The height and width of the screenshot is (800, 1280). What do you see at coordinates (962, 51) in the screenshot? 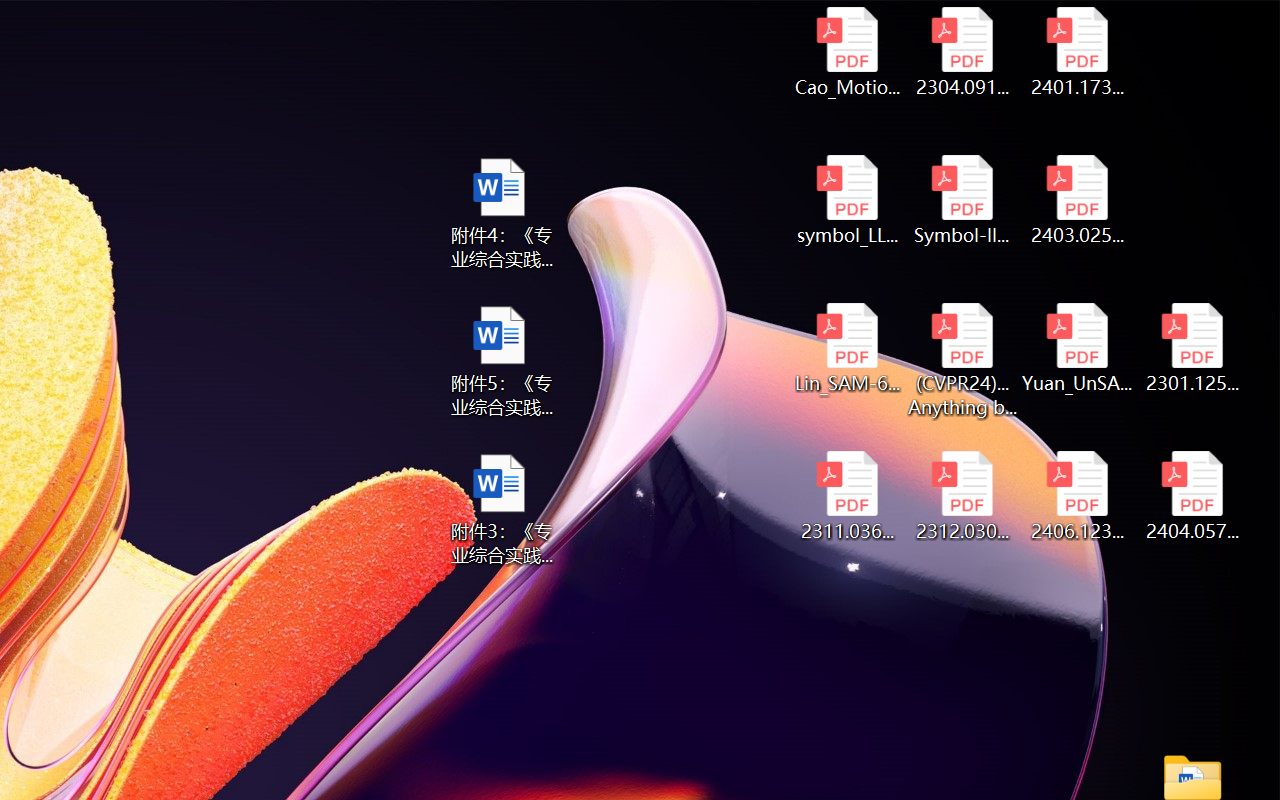
I see `'2304.09121v3.pdf'` at bounding box center [962, 51].